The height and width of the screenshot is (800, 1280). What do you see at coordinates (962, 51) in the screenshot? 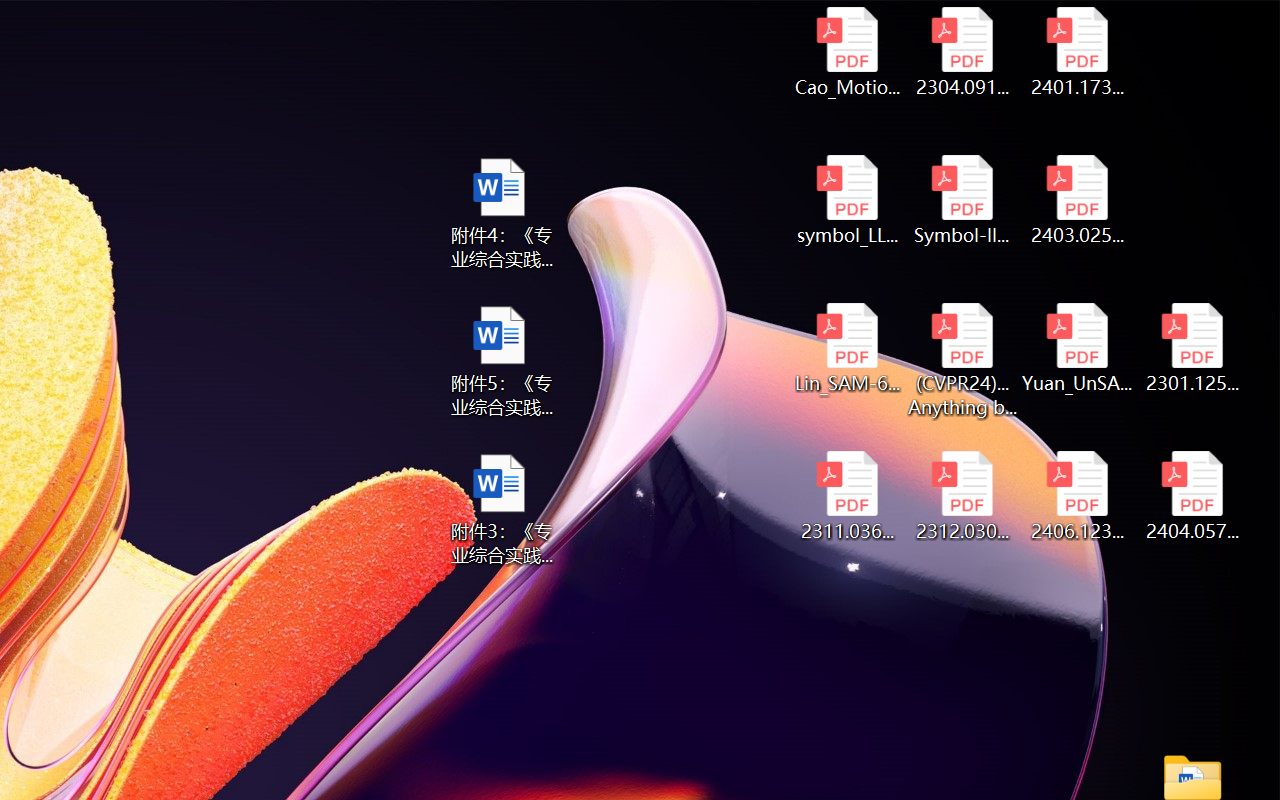
I see `'2304.09121v3.pdf'` at bounding box center [962, 51].